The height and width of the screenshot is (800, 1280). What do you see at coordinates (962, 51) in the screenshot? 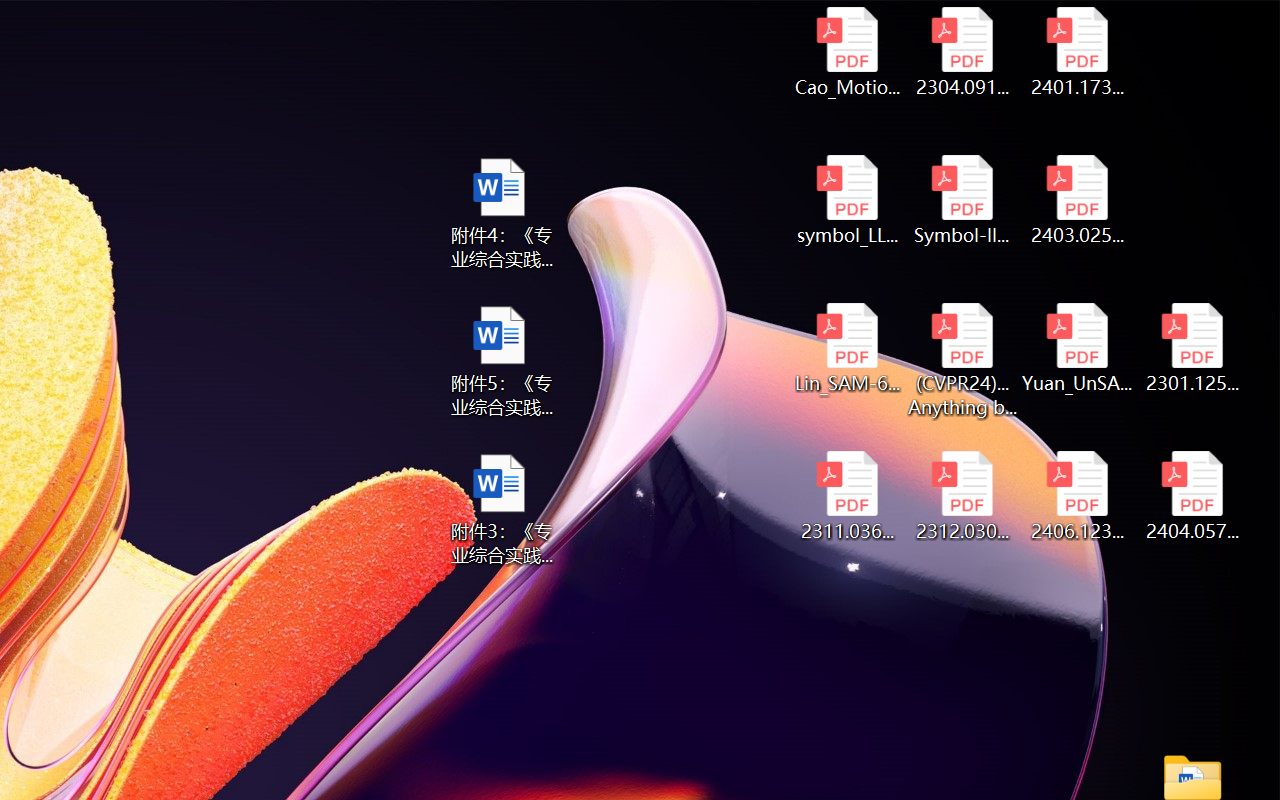
I see `'2304.09121v3.pdf'` at bounding box center [962, 51].